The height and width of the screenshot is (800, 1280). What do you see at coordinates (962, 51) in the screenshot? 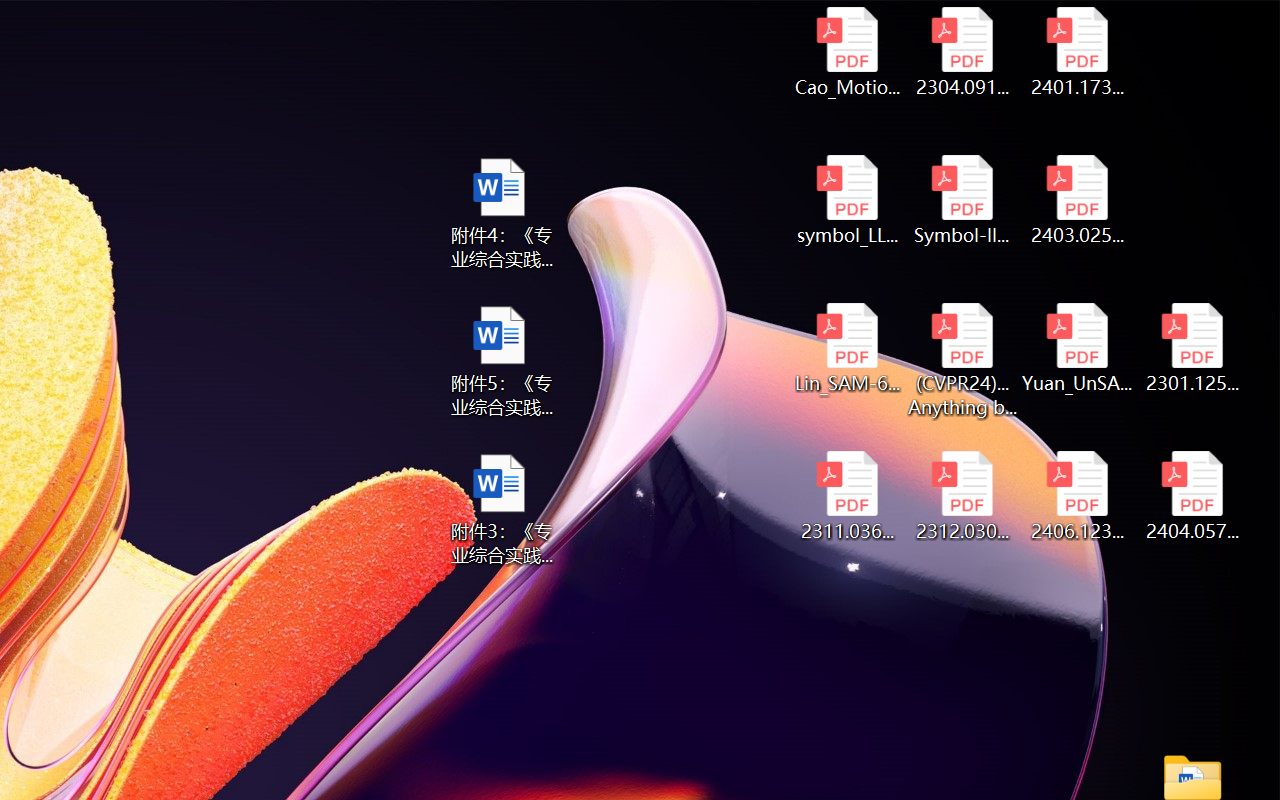
I see `'2304.09121v3.pdf'` at bounding box center [962, 51].